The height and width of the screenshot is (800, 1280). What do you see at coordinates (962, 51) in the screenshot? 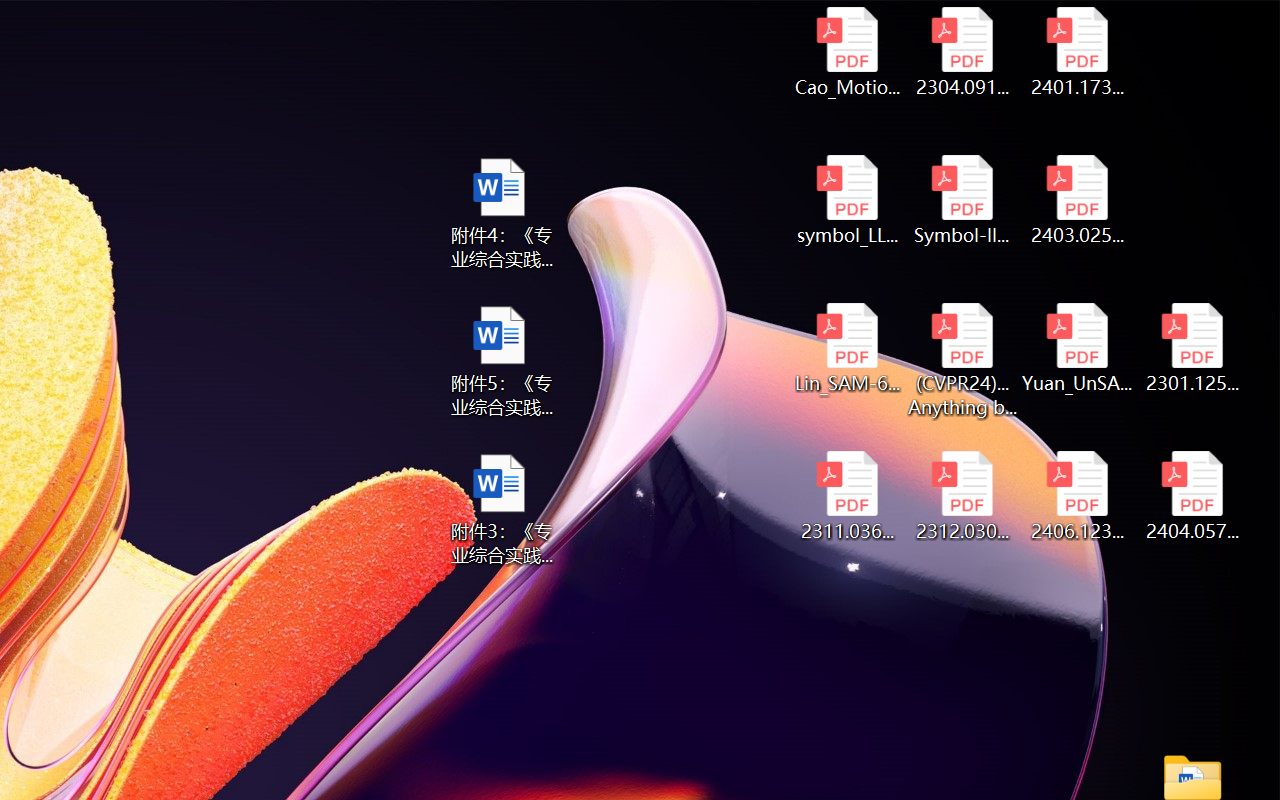
I see `'2304.09121v3.pdf'` at bounding box center [962, 51].